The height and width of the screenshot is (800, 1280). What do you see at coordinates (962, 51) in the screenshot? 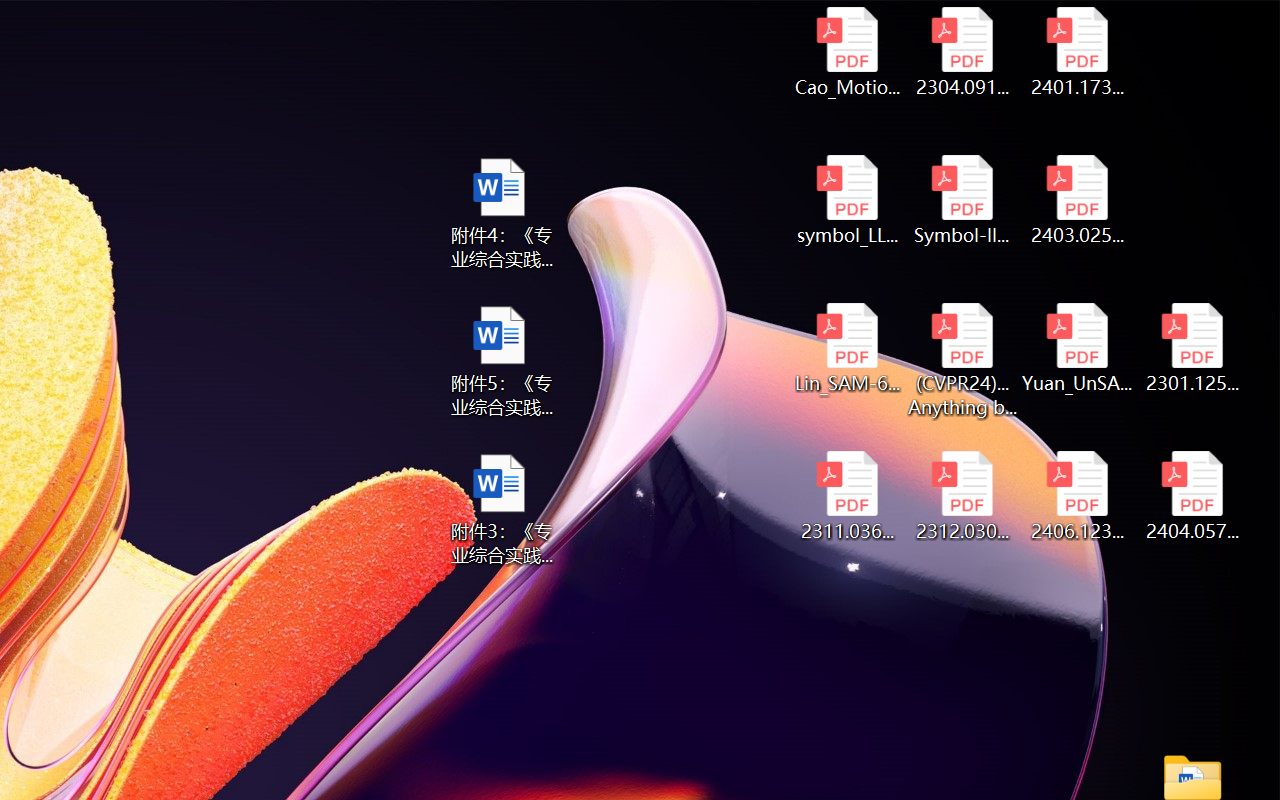
I see `'2304.09121v3.pdf'` at bounding box center [962, 51].